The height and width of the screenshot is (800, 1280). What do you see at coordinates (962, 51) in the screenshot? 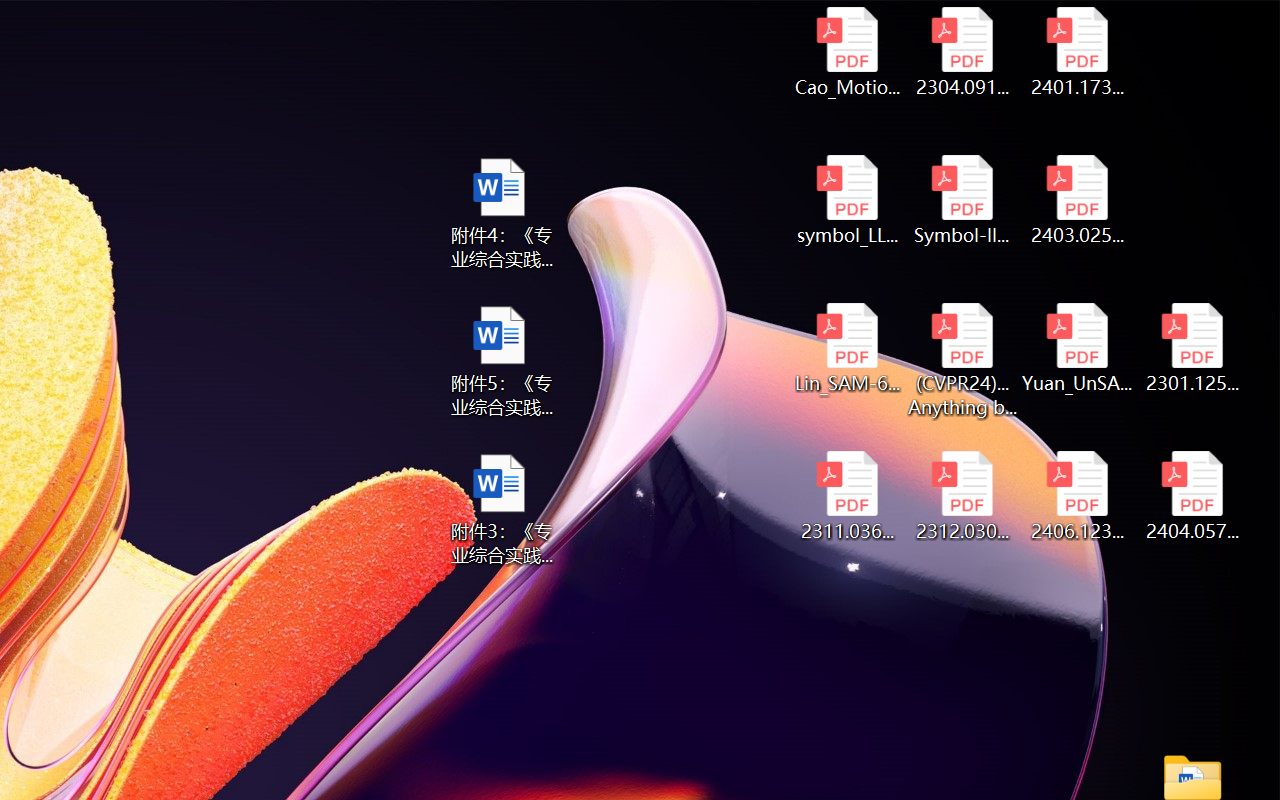
I see `'2304.09121v3.pdf'` at bounding box center [962, 51].